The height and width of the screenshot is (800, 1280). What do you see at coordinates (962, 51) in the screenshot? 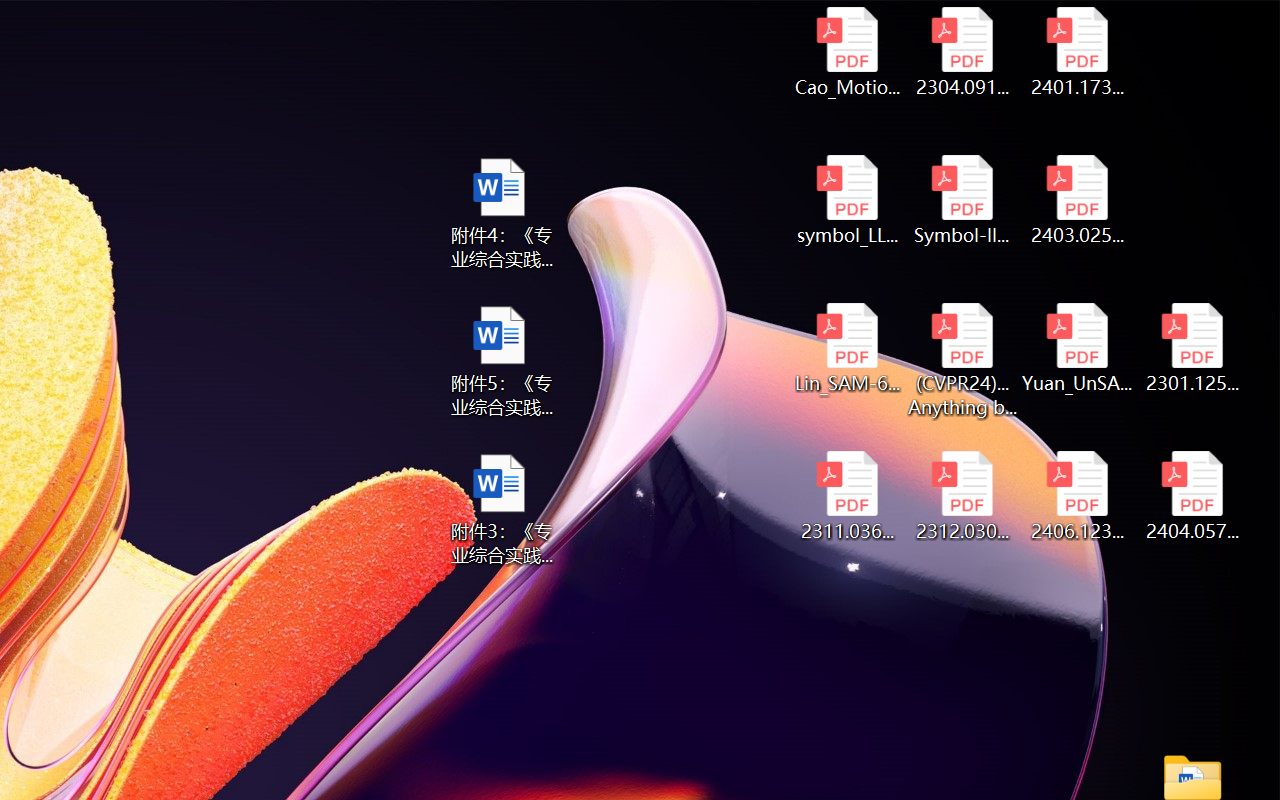
I see `'2304.09121v3.pdf'` at bounding box center [962, 51].